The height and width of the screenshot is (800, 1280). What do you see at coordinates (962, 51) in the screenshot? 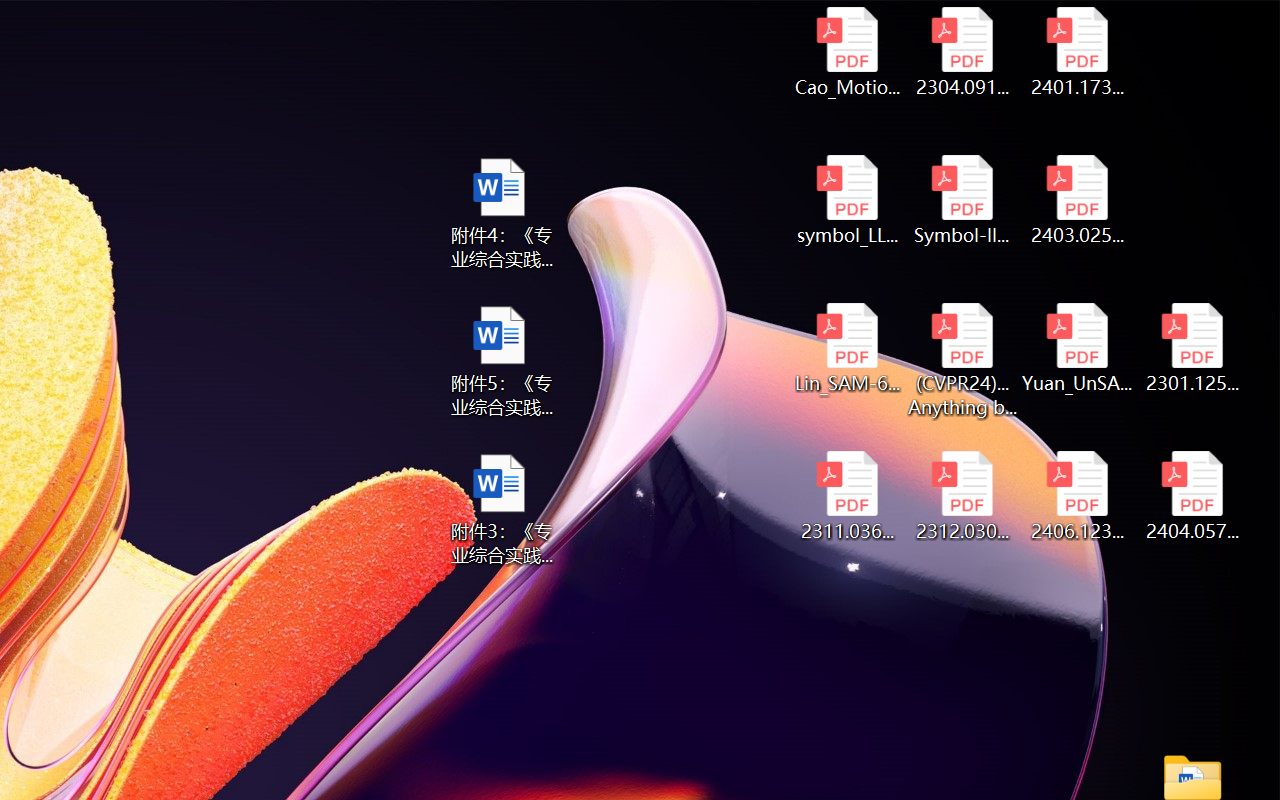
I see `'2304.09121v3.pdf'` at bounding box center [962, 51].